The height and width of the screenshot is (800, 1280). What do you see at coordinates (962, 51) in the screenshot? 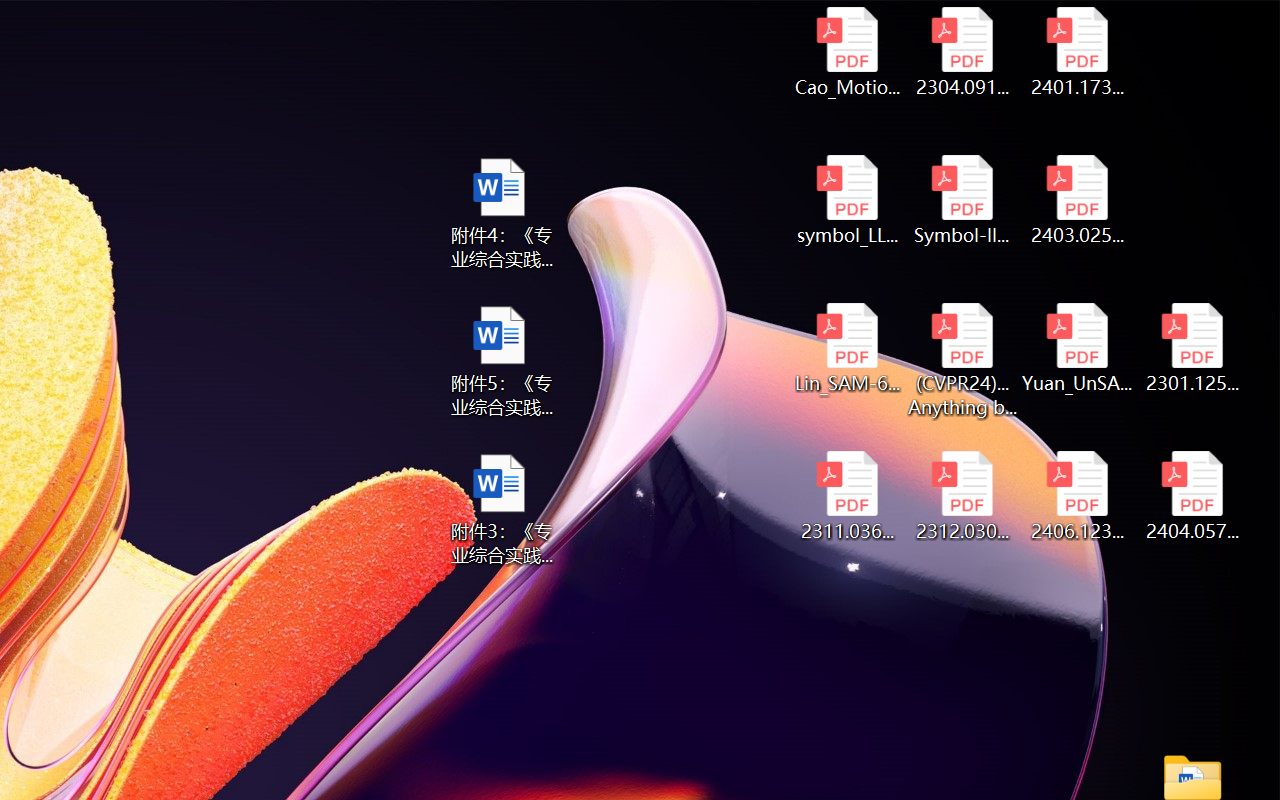
I see `'2304.09121v3.pdf'` at bounding box center [962, 51].